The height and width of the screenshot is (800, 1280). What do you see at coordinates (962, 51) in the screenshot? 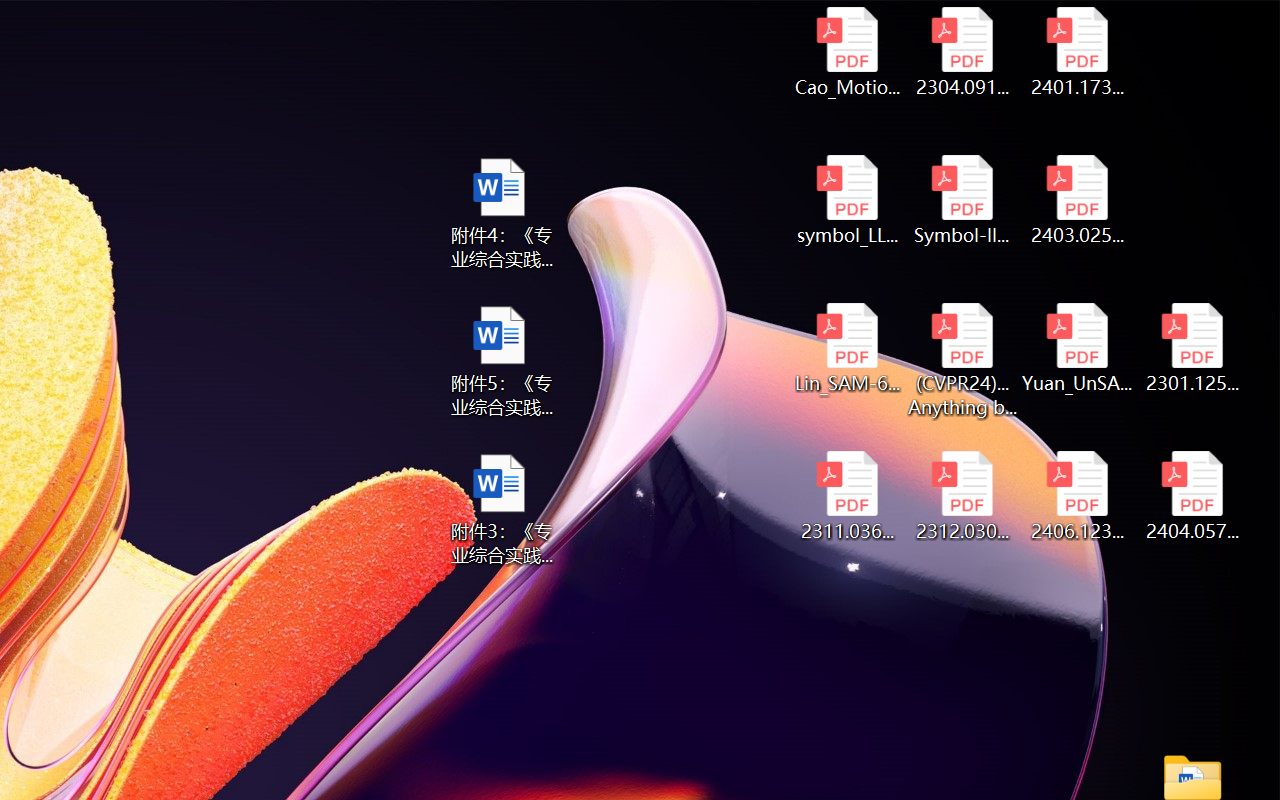
I see `'2304.09121v3.pdf'` at bounding box center [962, 51].